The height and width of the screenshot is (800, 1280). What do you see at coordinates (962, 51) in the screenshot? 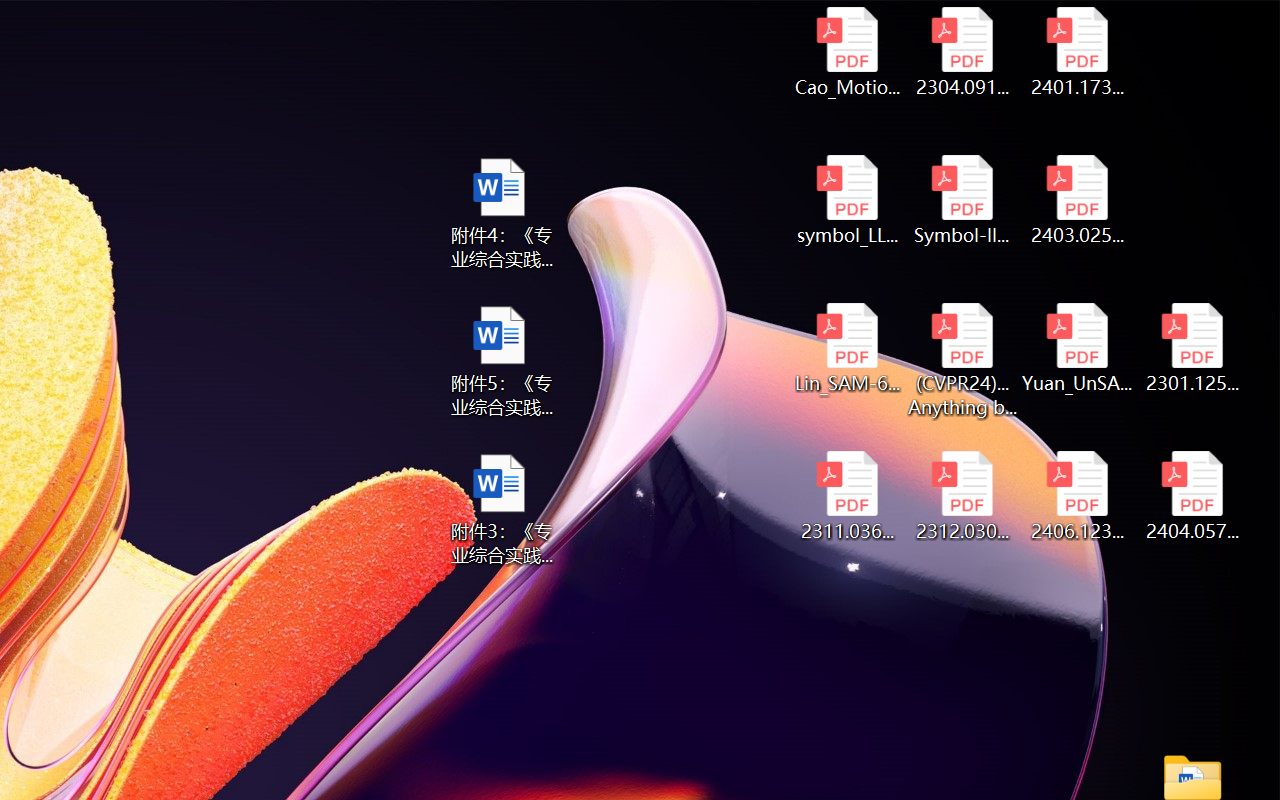
I see `'2304.09121v3.pdf'` at bounding box center [962, 51].